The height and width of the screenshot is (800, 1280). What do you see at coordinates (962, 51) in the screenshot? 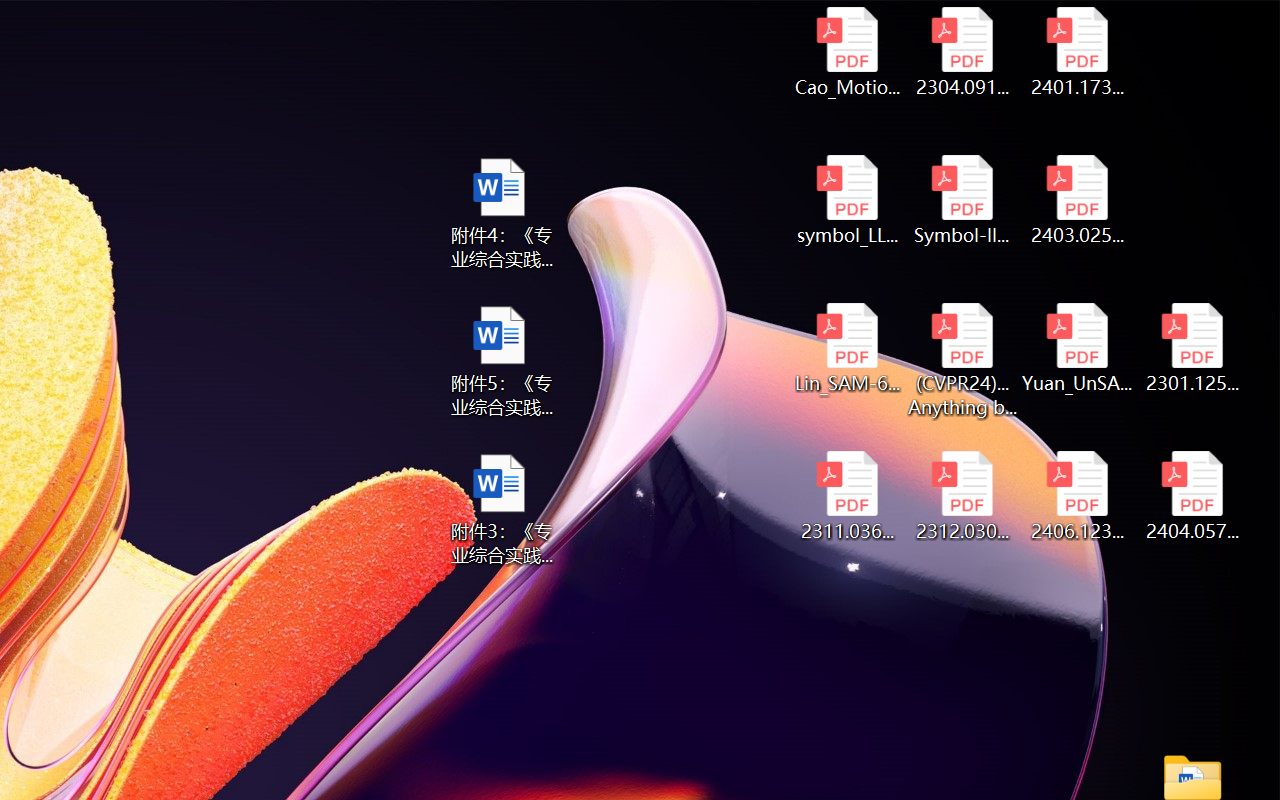
I see `'2304.09121v3.pdf'` at bounding box center [962, 51].